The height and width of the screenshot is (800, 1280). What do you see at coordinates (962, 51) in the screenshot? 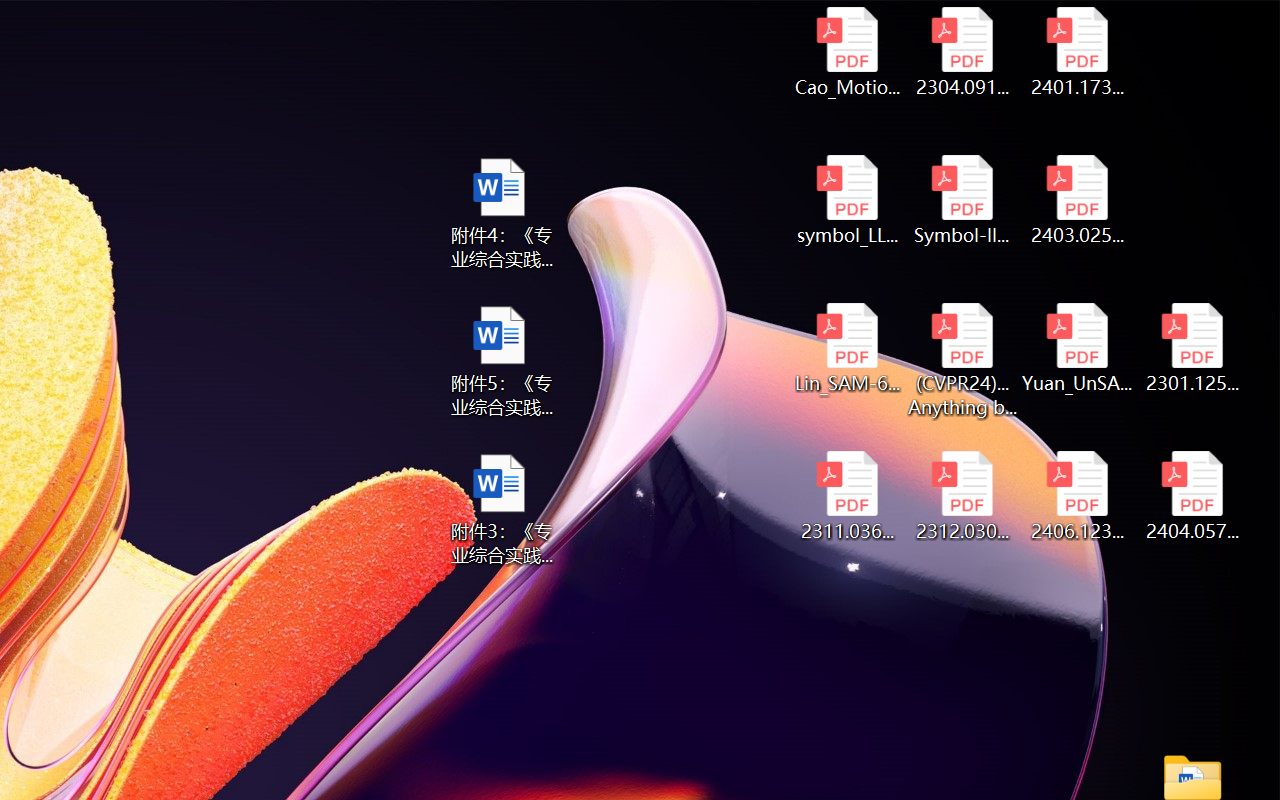
I see `'2304.09121v3.pdf'` at bounding box center [962, 51].